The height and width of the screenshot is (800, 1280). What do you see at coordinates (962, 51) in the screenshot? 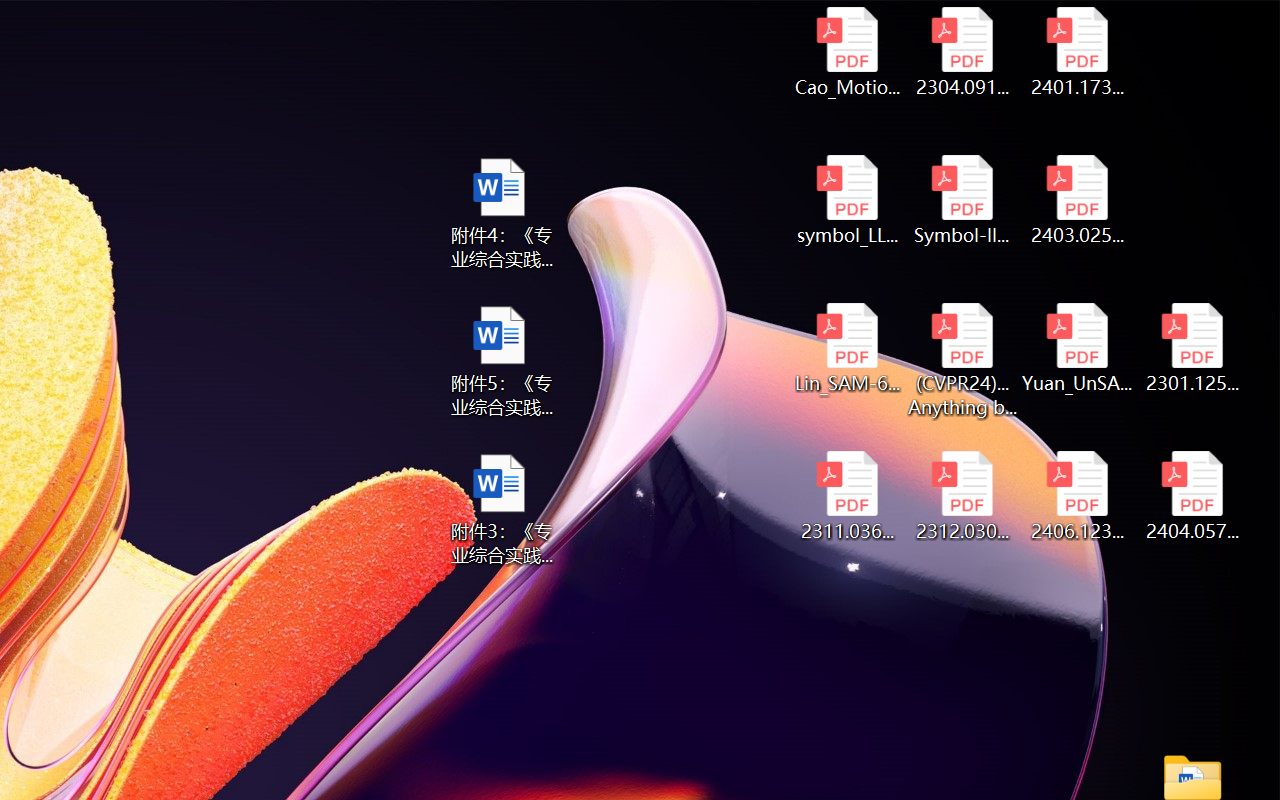
I see `'2304.09121v3.pdf'` at bounding box center [962, 51].